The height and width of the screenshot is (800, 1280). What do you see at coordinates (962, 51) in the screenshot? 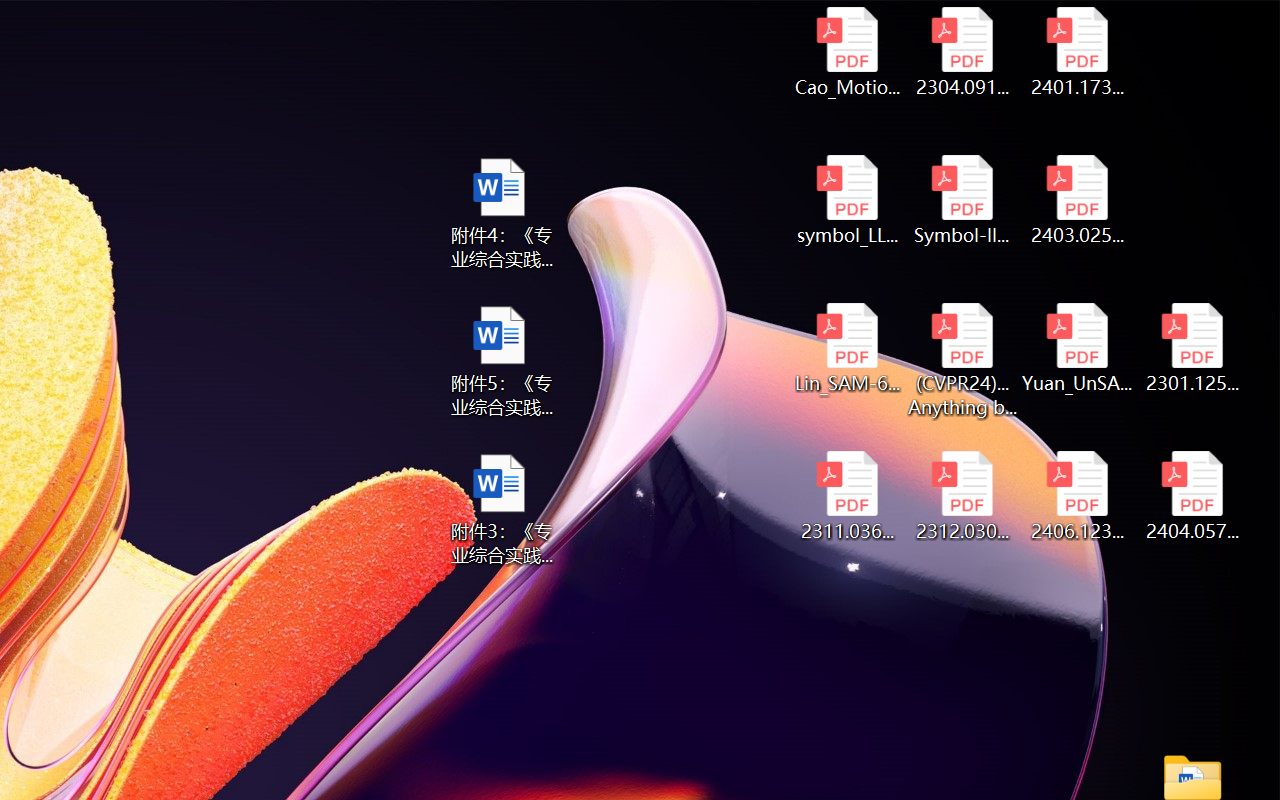
I see `'2304.09121v3.pdf'` at bounding box center [962, 51].